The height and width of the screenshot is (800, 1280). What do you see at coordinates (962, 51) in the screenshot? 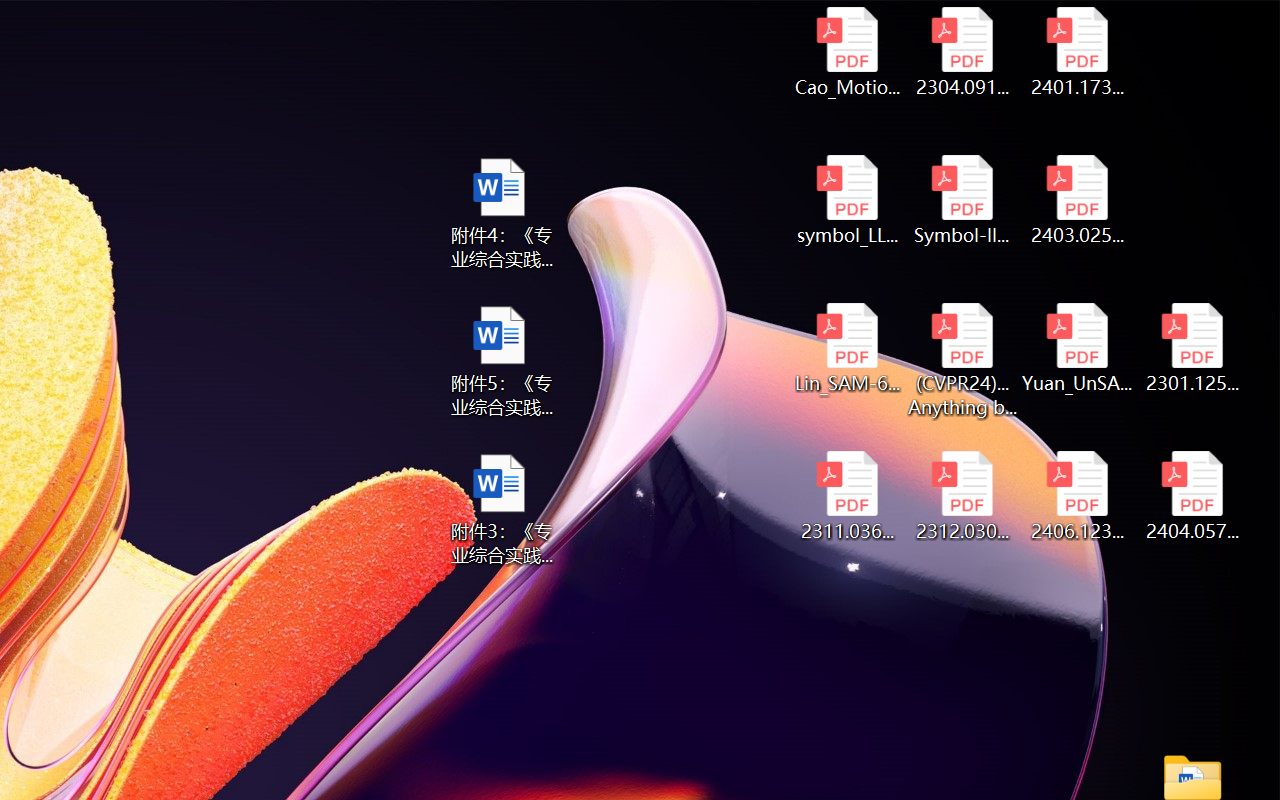
I see `'2304.09121v3.pdf'` at bounding box center [962, 51].